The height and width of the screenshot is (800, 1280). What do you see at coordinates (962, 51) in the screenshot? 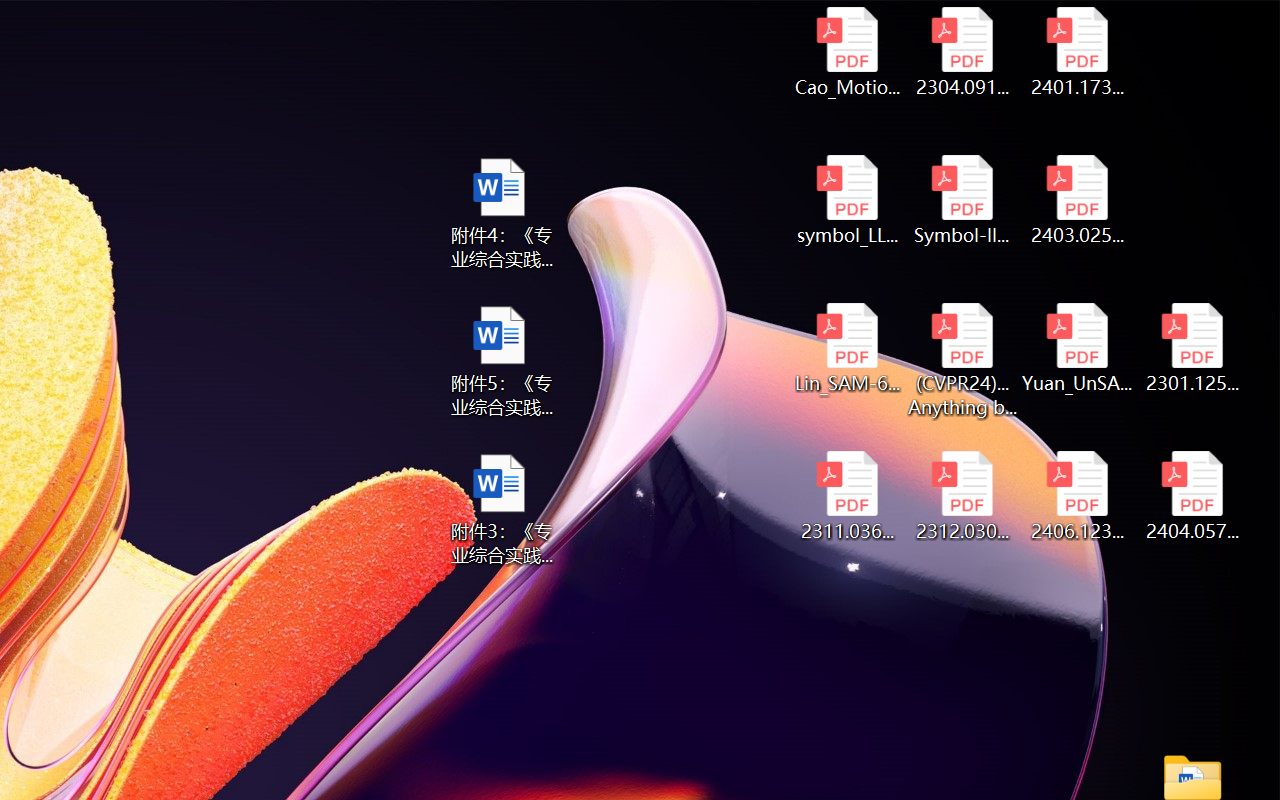
I see `'2304.09121v3.pdf'` at bounding box center [962, 51].